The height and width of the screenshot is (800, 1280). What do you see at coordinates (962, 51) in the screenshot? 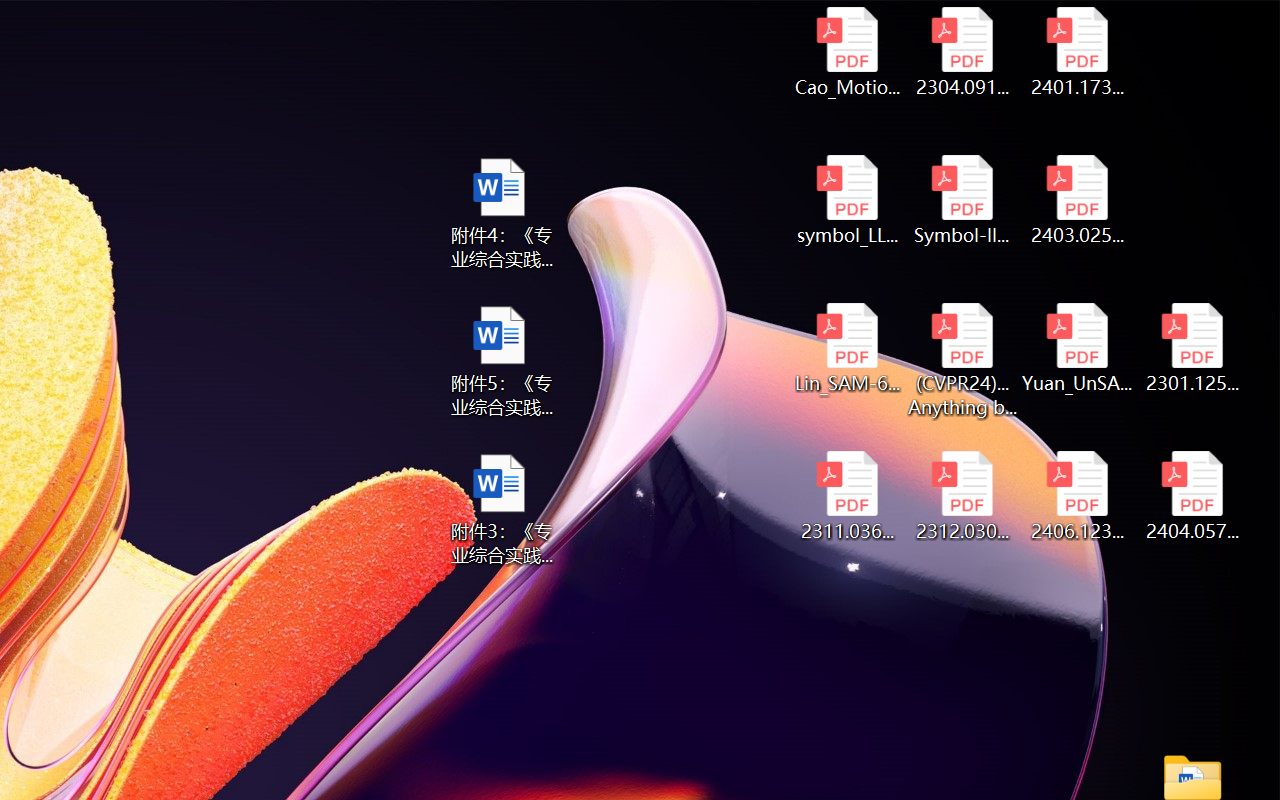
I see `'2304.09121v3.pdf'` at bounding box center [962, 51].